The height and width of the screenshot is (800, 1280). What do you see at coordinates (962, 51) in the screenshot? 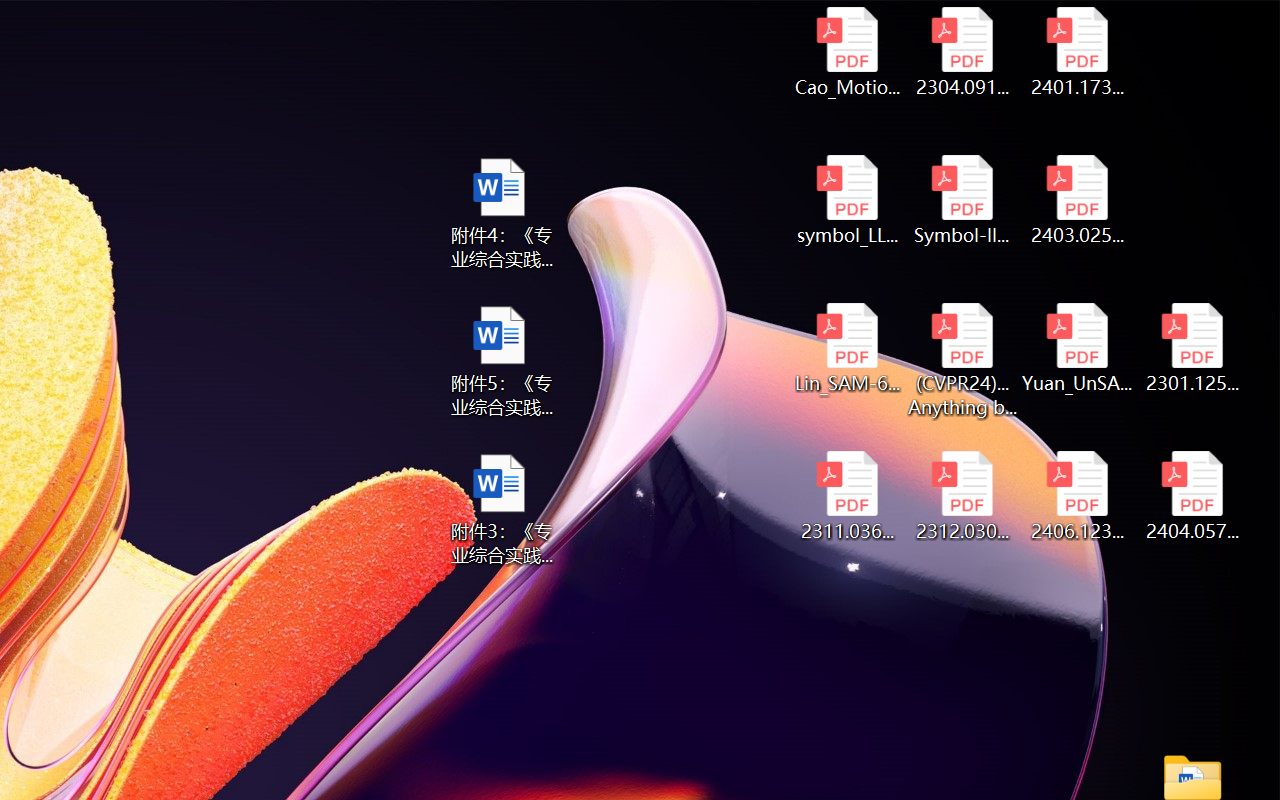
I see `'2304.09121v3.pdf'` at bounding box center [962, 51].